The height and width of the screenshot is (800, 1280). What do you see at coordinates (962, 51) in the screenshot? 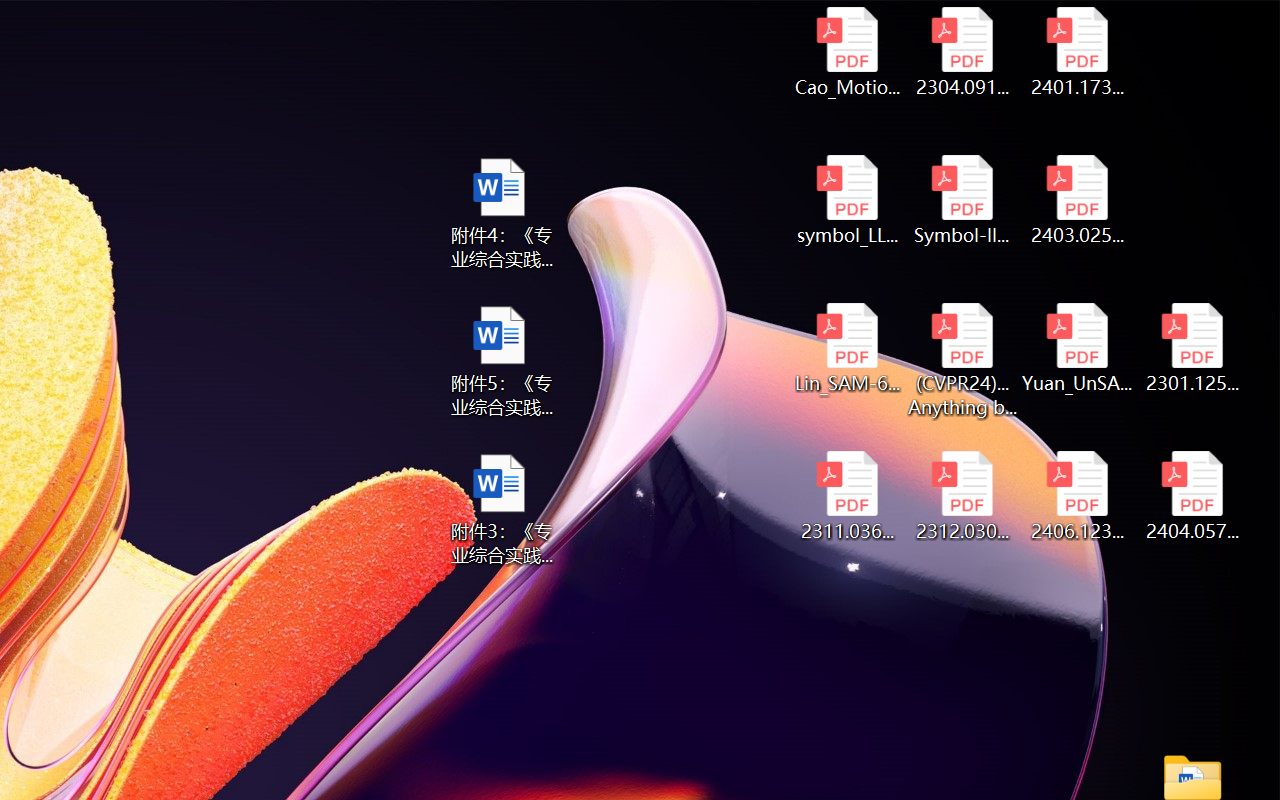
I see `'2304.09121v3.pdf'` at bounding box center [962, 51].